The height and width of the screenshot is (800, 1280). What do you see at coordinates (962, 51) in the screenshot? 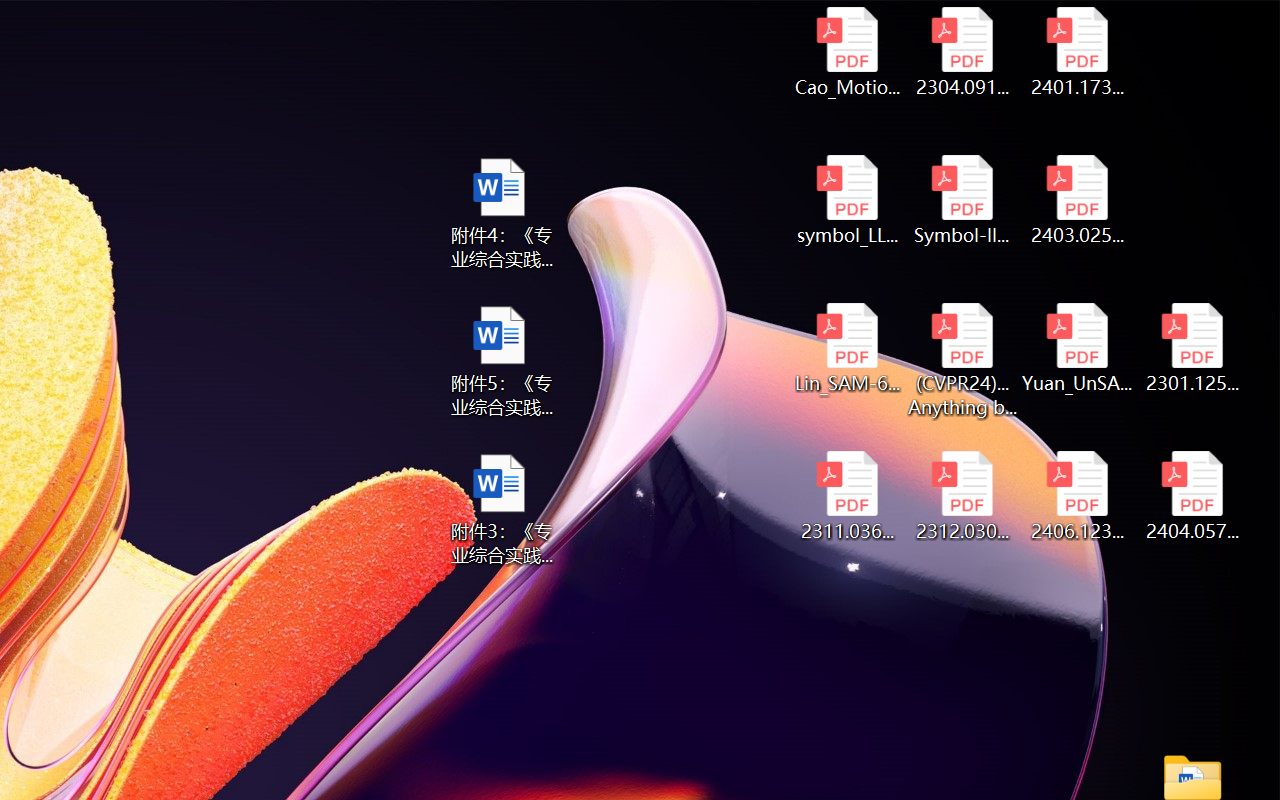
I see `'2304.09121v3.pdf'` at bounding box center [962, 51].